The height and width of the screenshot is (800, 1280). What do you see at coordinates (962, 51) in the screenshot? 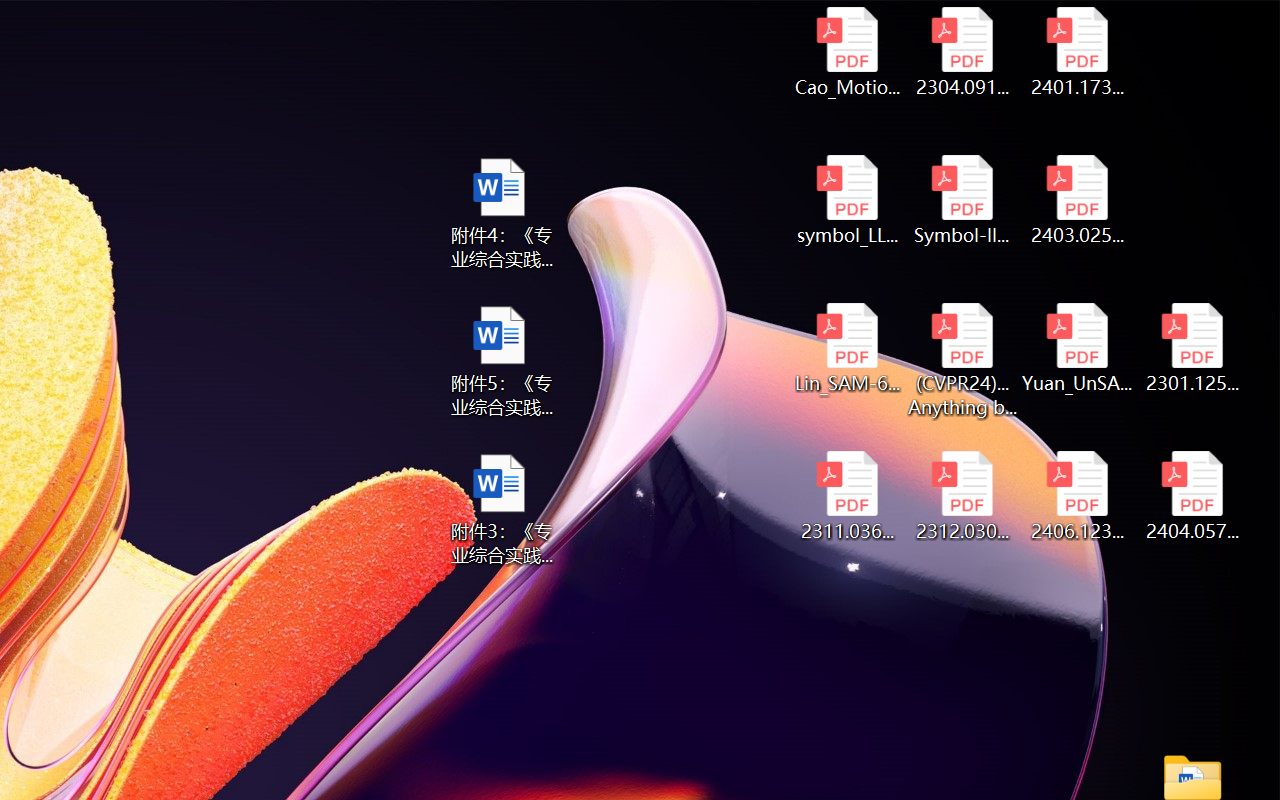
I see `'2304.09121v3.pdf'` at bounding box center [962, 51].